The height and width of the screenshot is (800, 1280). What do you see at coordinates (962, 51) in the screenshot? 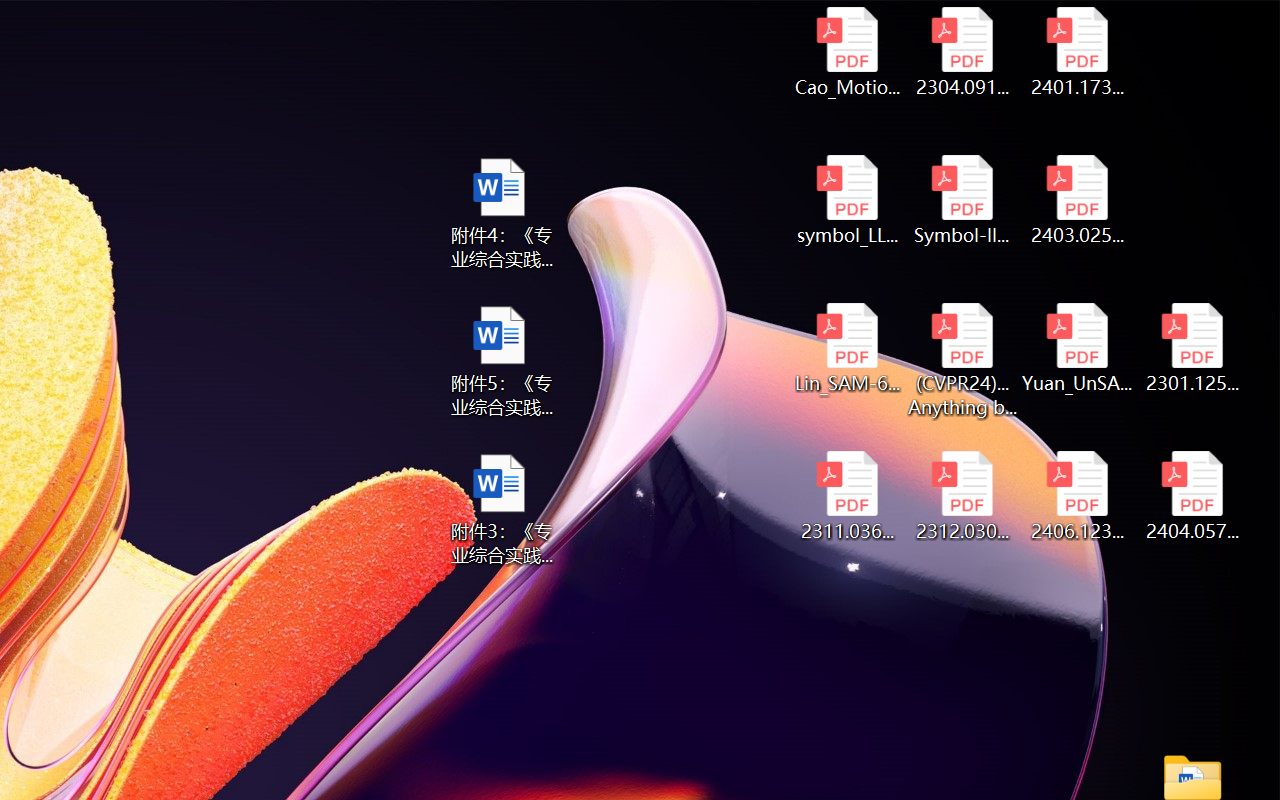
I see `'2304.09121v3.pdf'` at bounding box center [962, 51].